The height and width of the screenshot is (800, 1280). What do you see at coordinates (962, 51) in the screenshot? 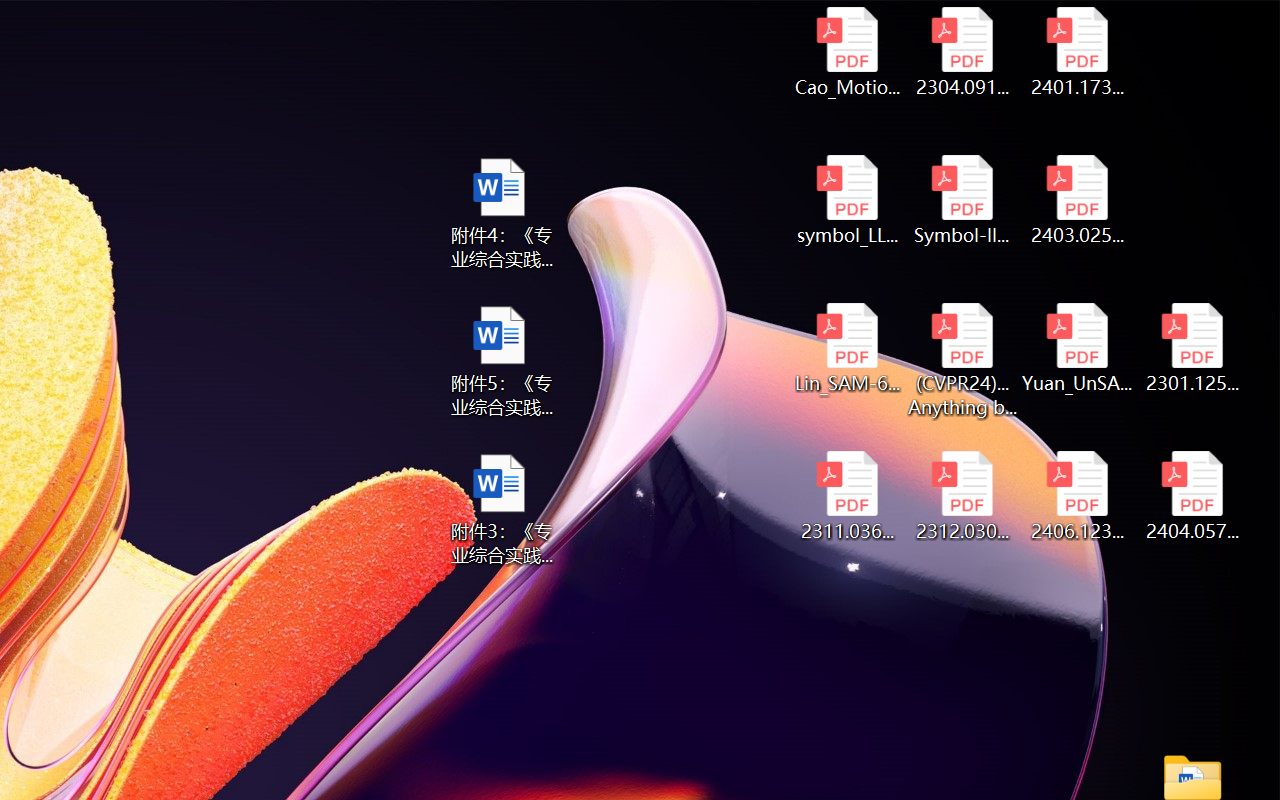
I see `'2304.09121v3.pdf'` at bounding box center [962, 51].